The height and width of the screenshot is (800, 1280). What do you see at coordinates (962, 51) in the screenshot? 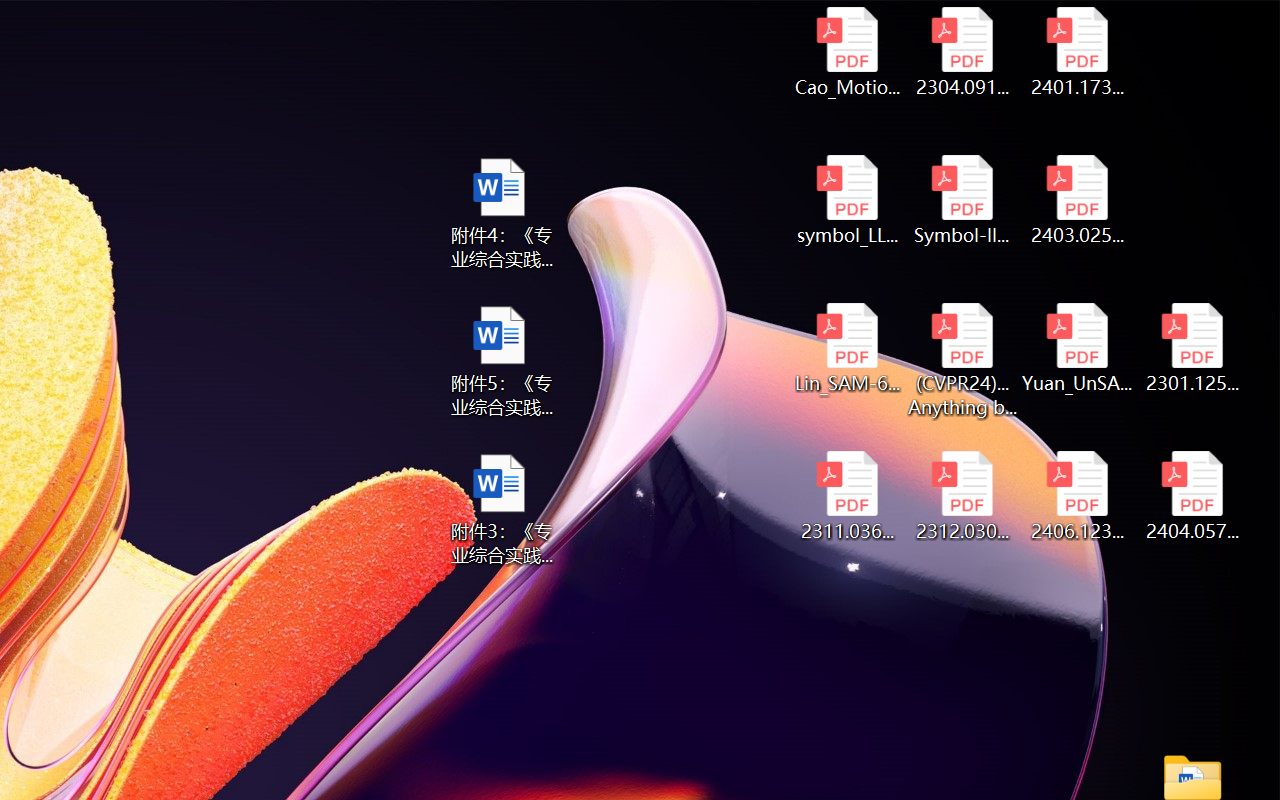
I see `'2304.09121v3.pdf'` at bounding box center [962, 51].